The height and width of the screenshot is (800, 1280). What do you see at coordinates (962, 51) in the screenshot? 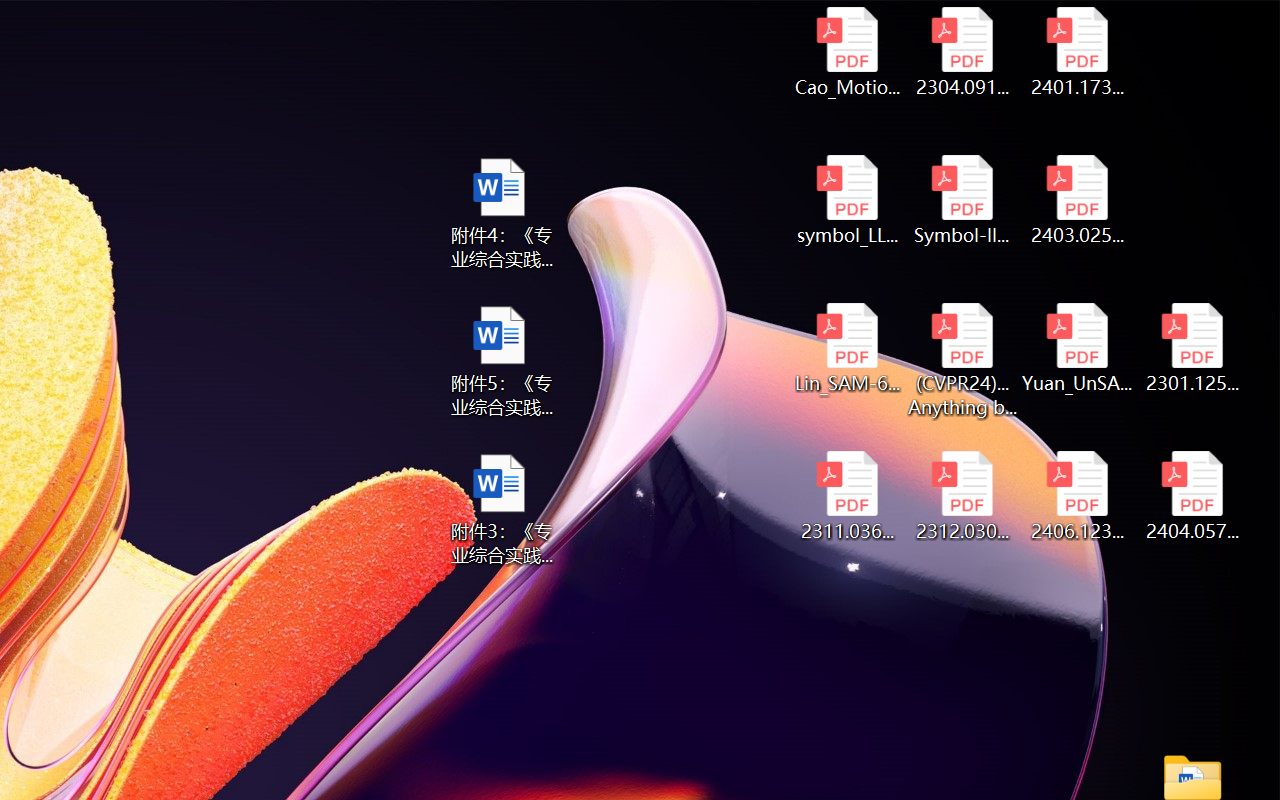
I see `'2304.09121v3.pdf'` at bounding box center [962, 51].